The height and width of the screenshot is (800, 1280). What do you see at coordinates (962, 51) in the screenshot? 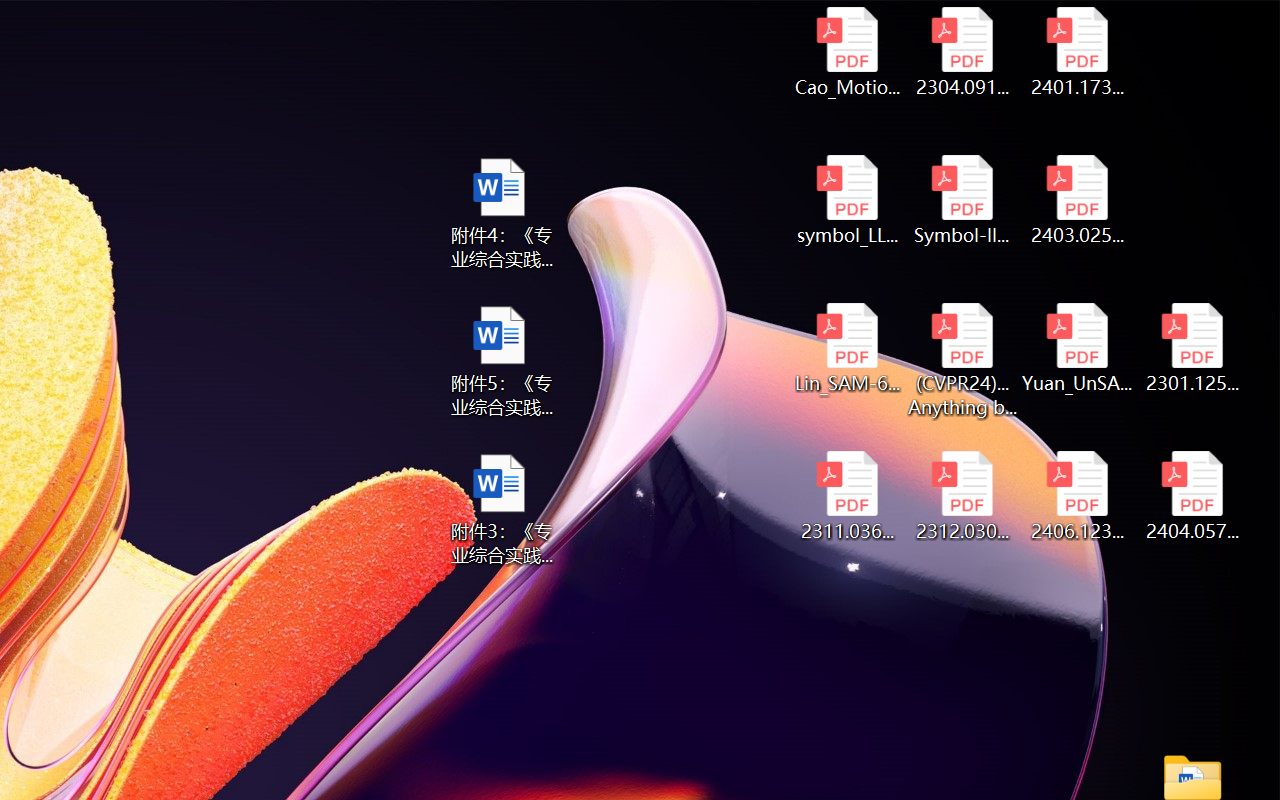
I see `'2304.09121v3.pdf'` at bounding box center [962, 51].